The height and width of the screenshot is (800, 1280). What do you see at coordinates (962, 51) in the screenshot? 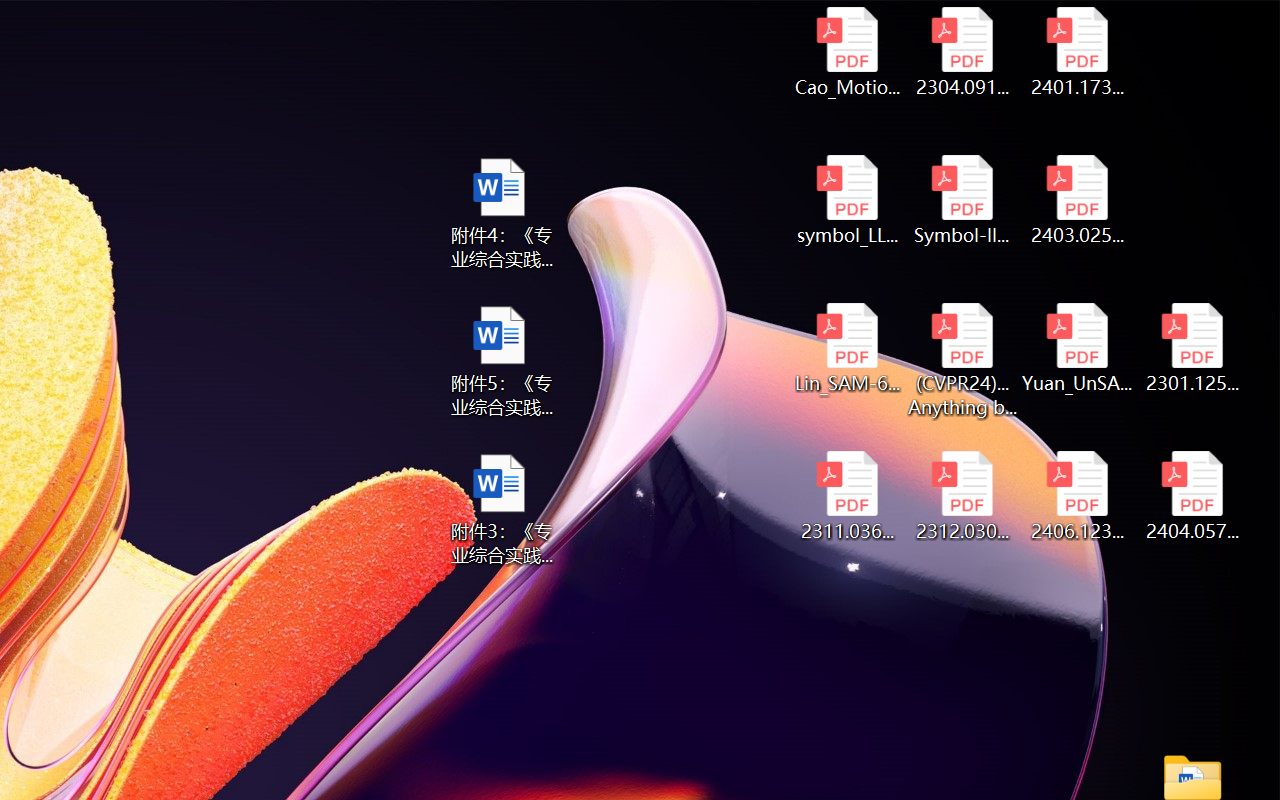
I see `'2304.09121v3.pdf'` at bounding box center [962, 51].